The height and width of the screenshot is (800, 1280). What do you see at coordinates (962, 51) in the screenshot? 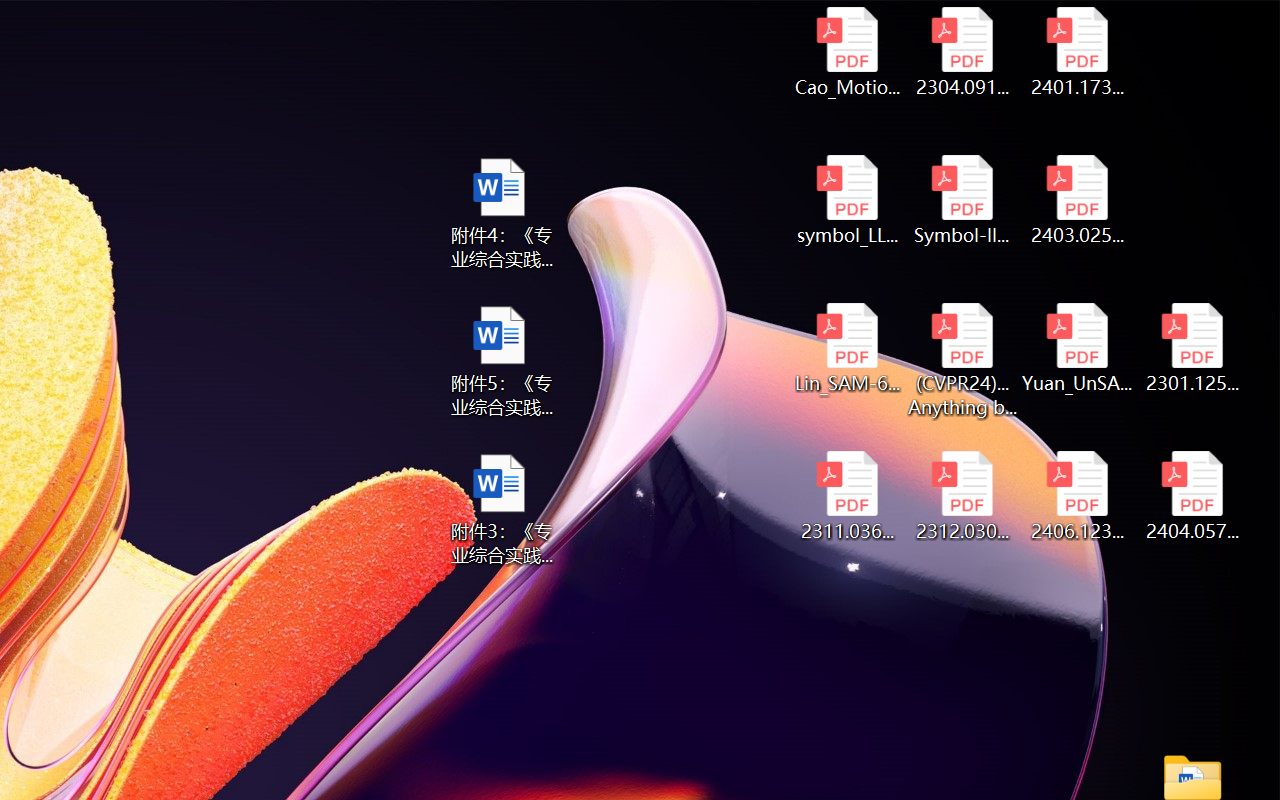
I see `'2304.09121v3.pdf'` at bounding box center [962, 51].